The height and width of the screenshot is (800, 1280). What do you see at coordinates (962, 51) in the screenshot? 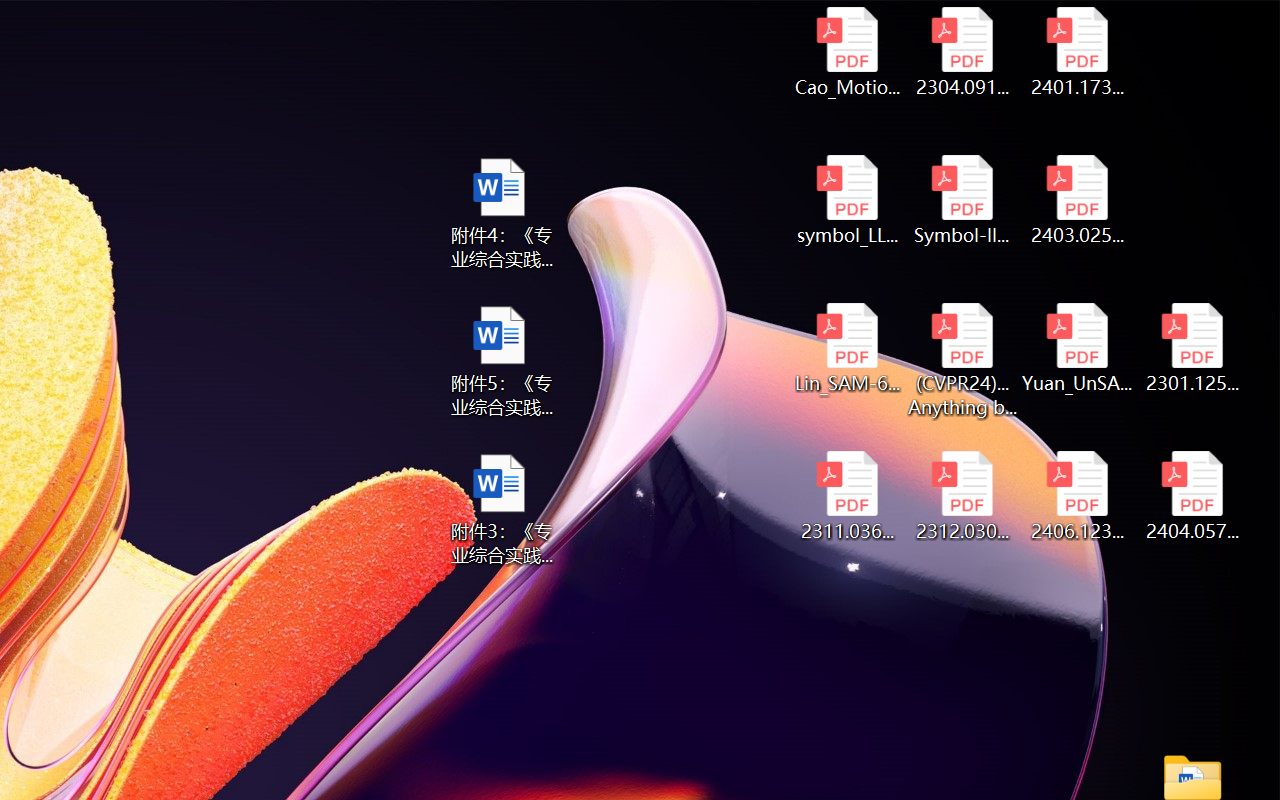
I see `'2304.09121v3.pdf'` at bounding box center [962, 51].